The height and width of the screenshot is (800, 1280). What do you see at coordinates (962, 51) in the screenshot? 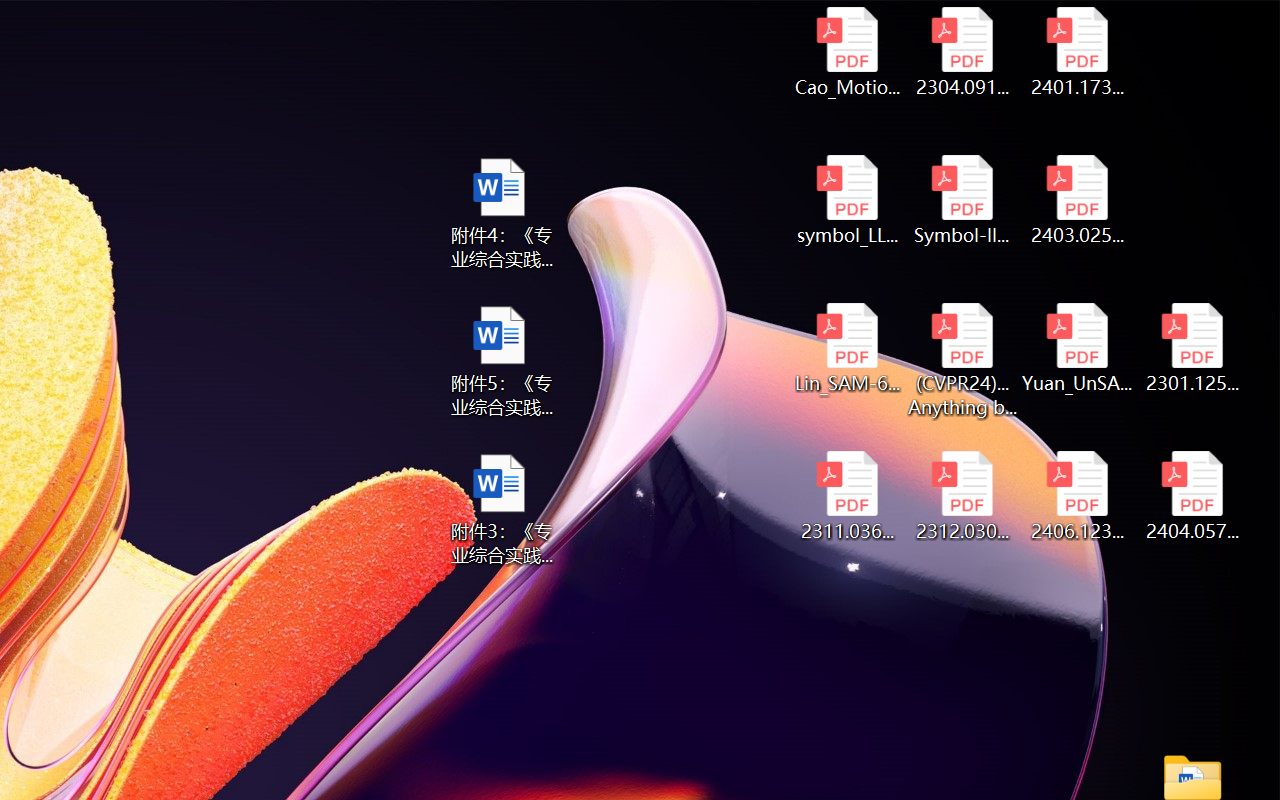
I see `'2304.09121v3.pdf'` at bounding box center [962, 51].